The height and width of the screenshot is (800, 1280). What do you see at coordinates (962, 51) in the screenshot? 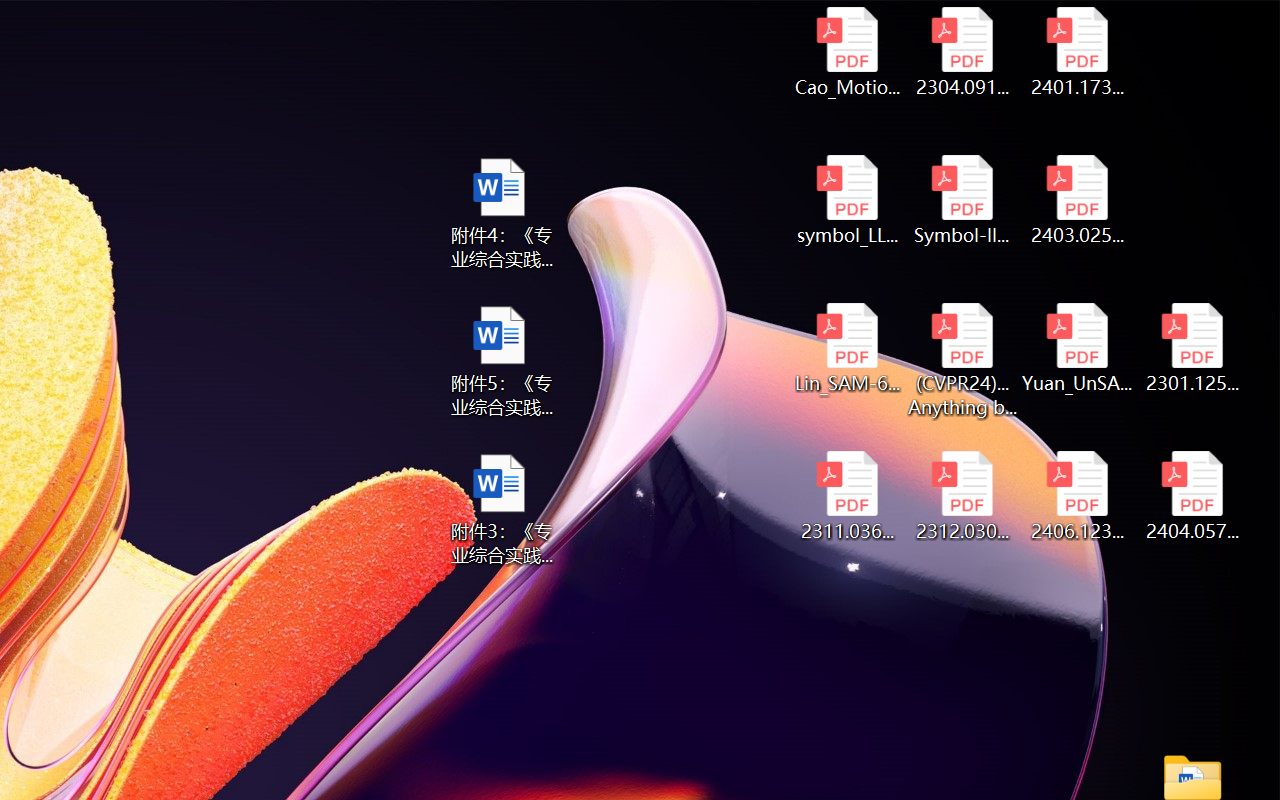
I see `'2304.09121v3.pdf'` at bounding box center [962, 51].